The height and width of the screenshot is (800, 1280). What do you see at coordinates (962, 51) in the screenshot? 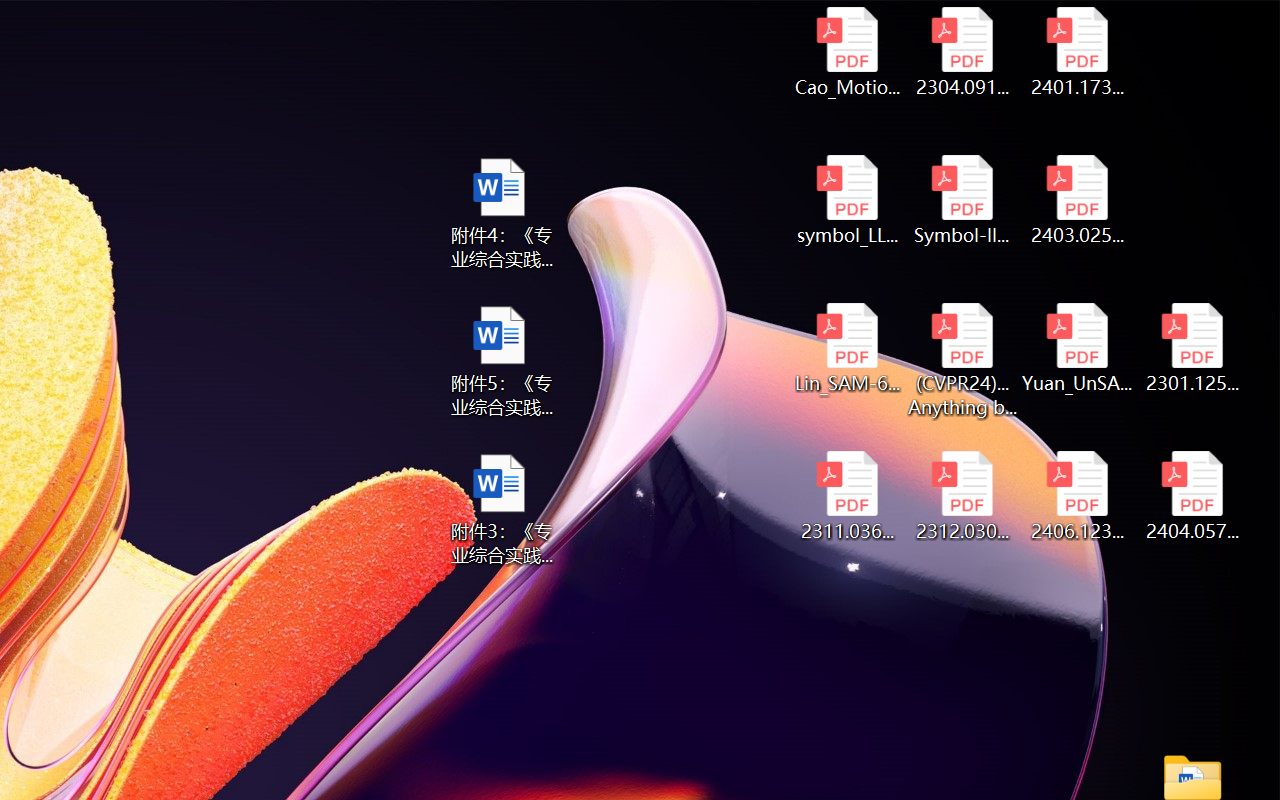
I see `'2304.09121v3.pdf'` at bounding box center [962, 51].